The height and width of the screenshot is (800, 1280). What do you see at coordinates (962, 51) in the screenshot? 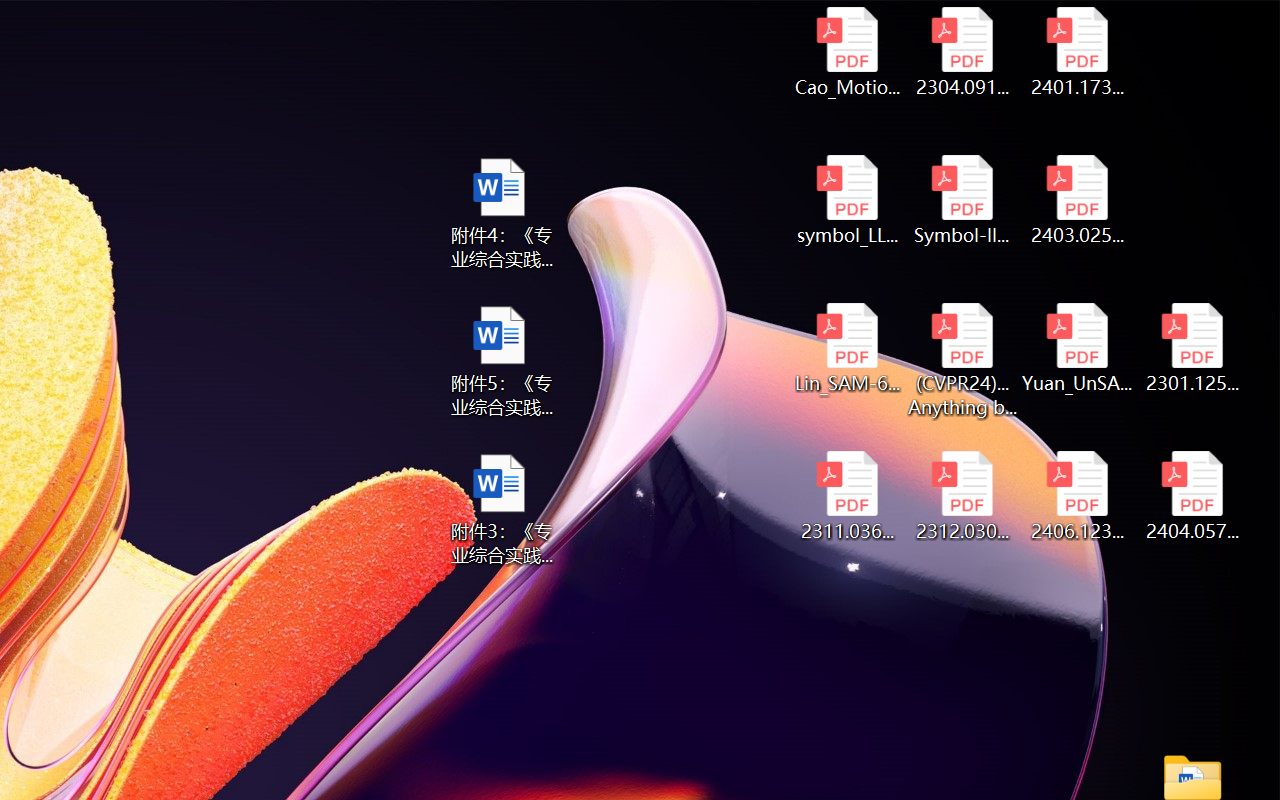
I see `'2304.09121v3.pdf'` at bounding box center [962, 51].